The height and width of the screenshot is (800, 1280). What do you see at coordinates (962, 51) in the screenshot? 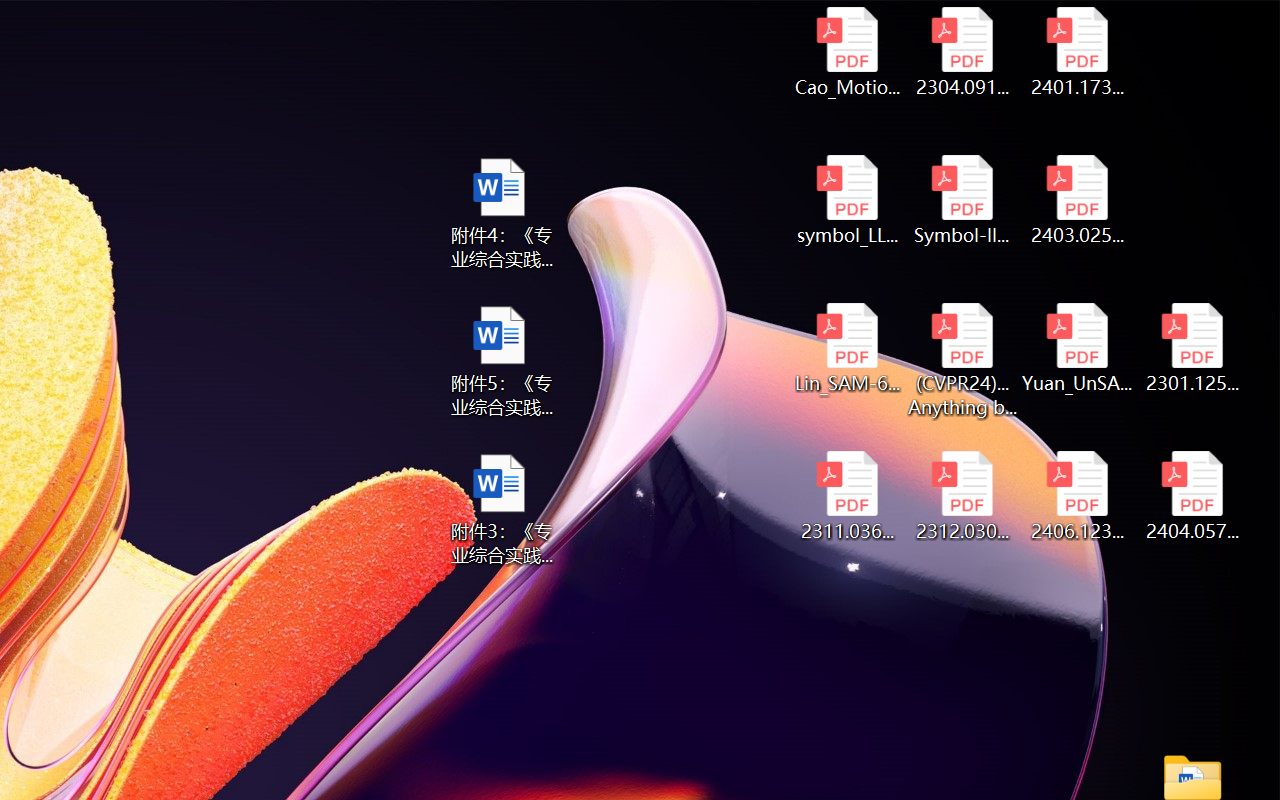
I see `'2304.09121v3.pdf'` at bounding box center [962, 51].